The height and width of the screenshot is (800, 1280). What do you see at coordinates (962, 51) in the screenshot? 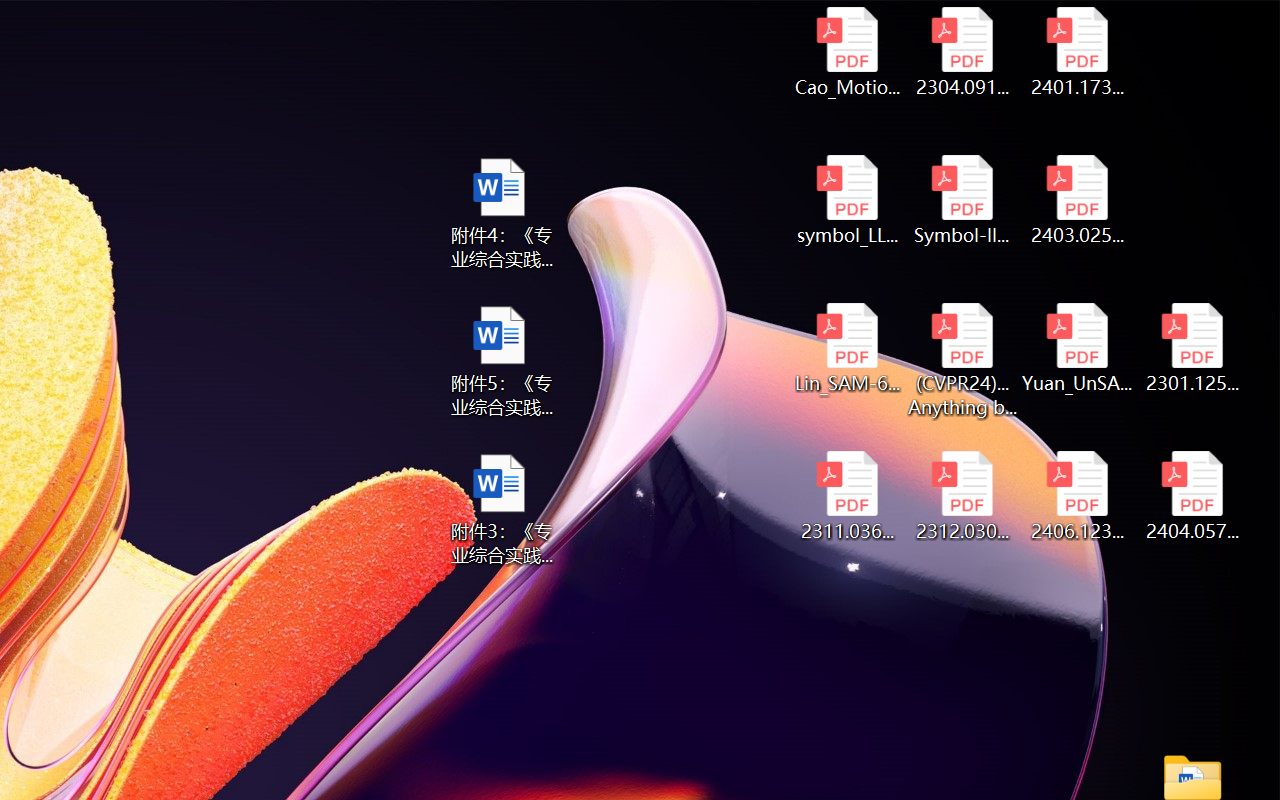
I see `'2304.09121v3.pdf'` at bounding box center [962, 51].